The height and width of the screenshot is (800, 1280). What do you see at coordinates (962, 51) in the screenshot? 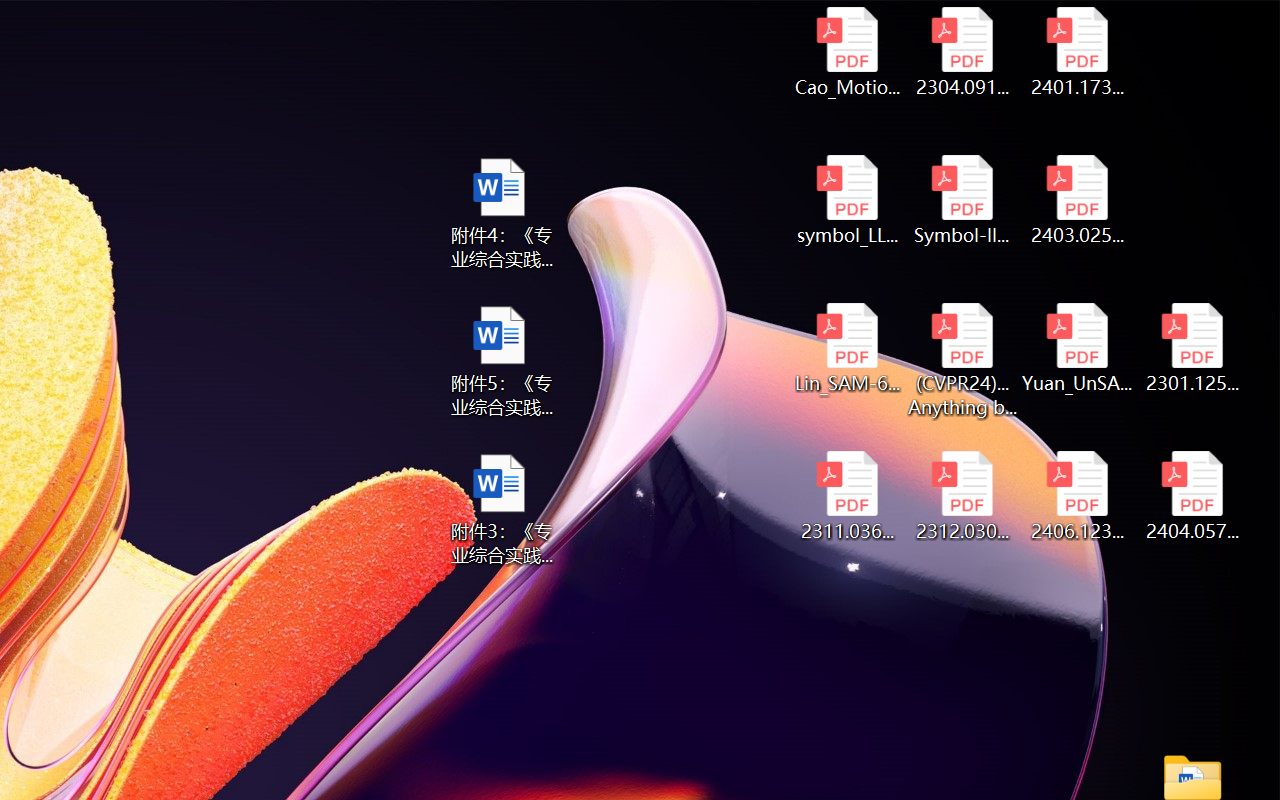
I see `'2304.09121v3.pdf'` at bounding box center [962, 51].